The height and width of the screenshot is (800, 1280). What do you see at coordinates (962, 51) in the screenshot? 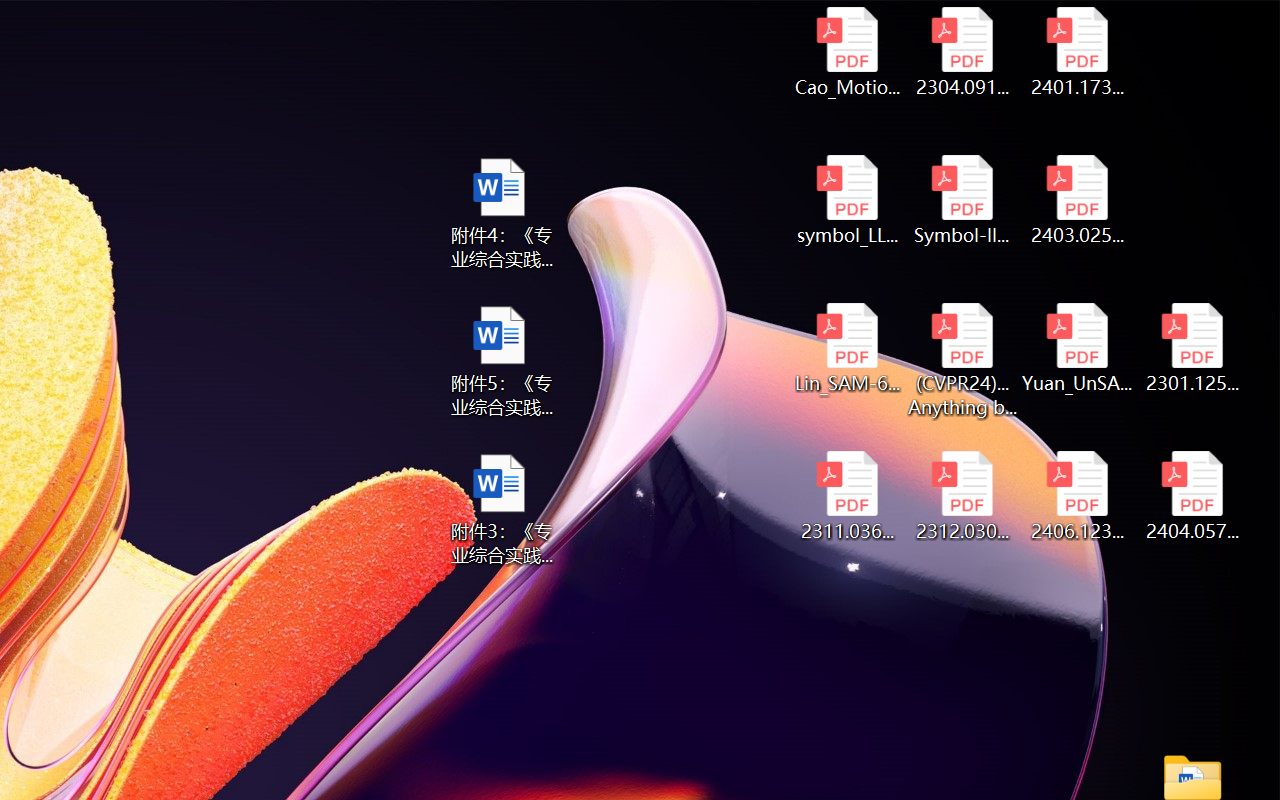
I see `'2304.09121v3.pdf'` at bounding box center [962, 51].